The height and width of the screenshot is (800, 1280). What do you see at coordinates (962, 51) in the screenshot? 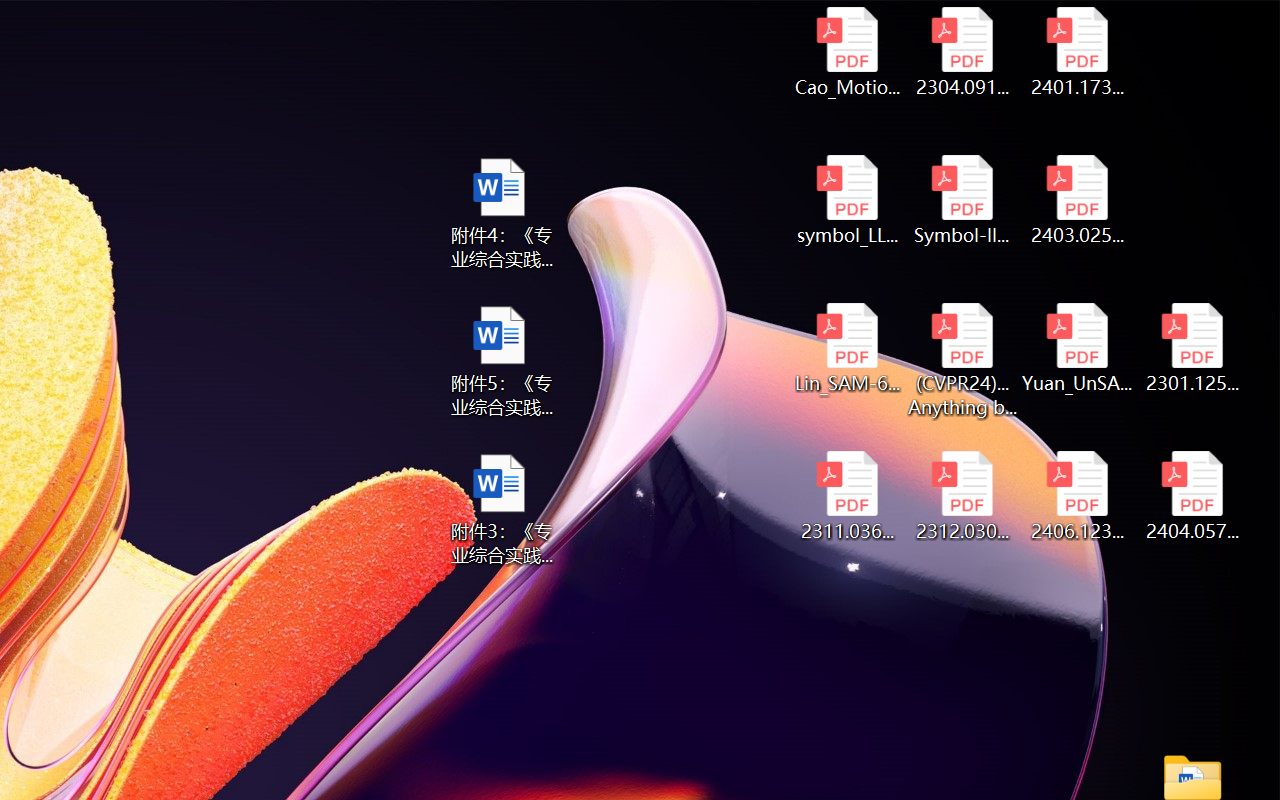
I see `'2304.09121v3.pdf'` at bounding box center [962, 51].